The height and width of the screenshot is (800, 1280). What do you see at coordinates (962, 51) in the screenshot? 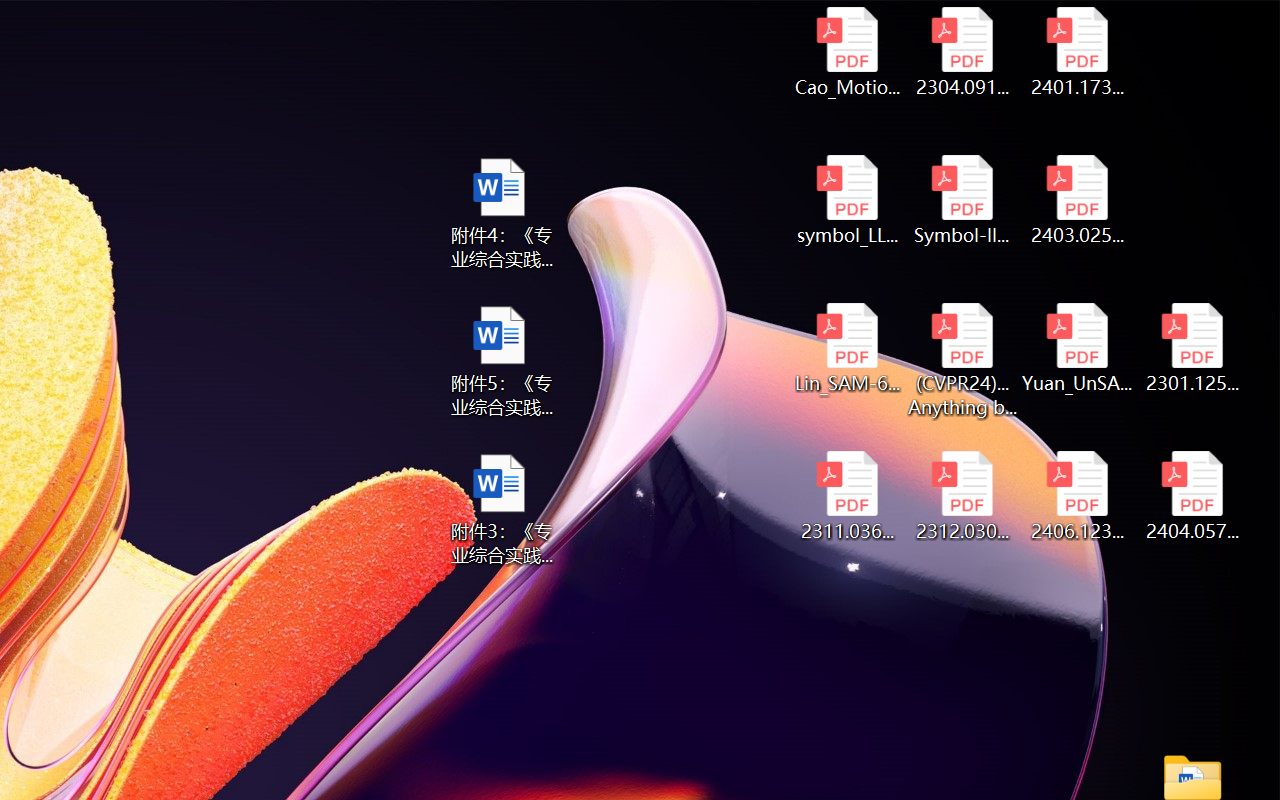
I see `'2304.09121v3.pdf'` at bounding box center [962, 51].